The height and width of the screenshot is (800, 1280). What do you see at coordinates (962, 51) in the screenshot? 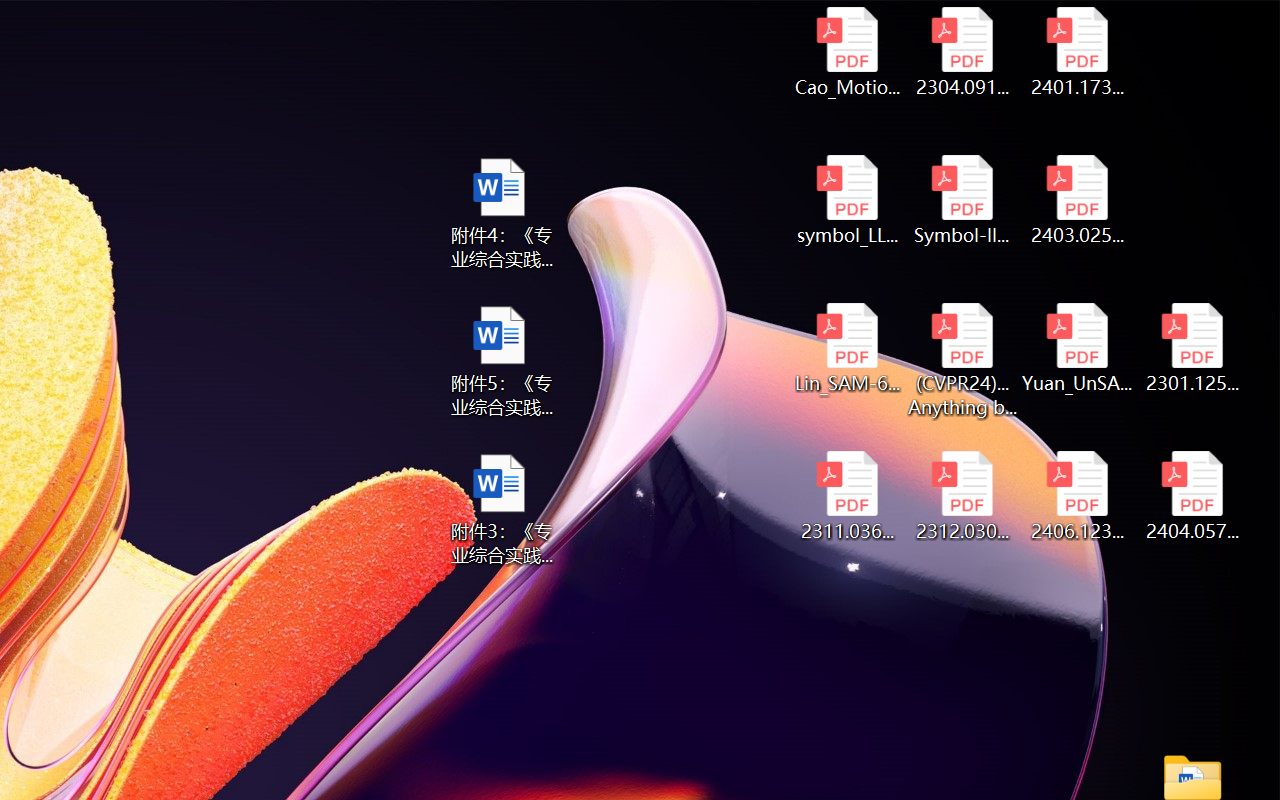
I see `'2304.09121v3.pdf'` at bounding box center [962, 51].